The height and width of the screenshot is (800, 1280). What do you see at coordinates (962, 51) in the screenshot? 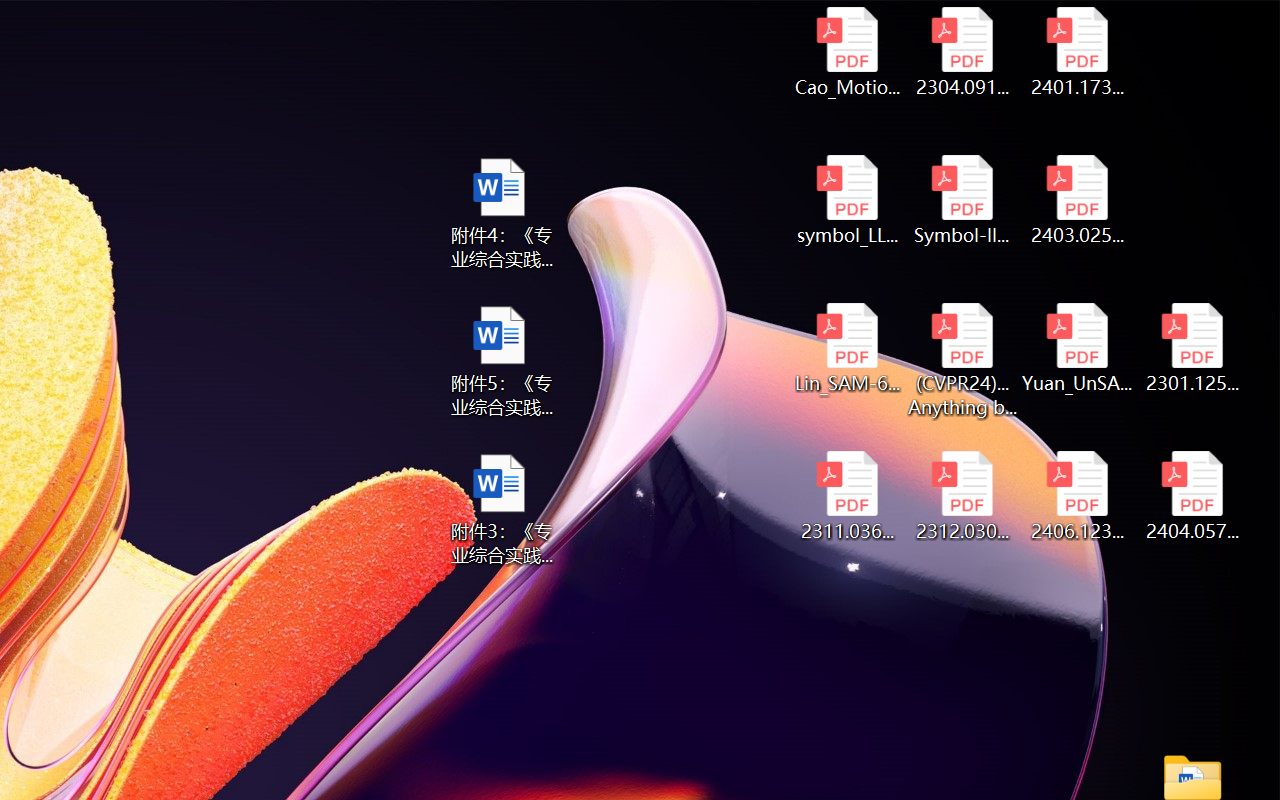
I see `'2304.09121v3.pdf'` at bounding box center [962, 51].